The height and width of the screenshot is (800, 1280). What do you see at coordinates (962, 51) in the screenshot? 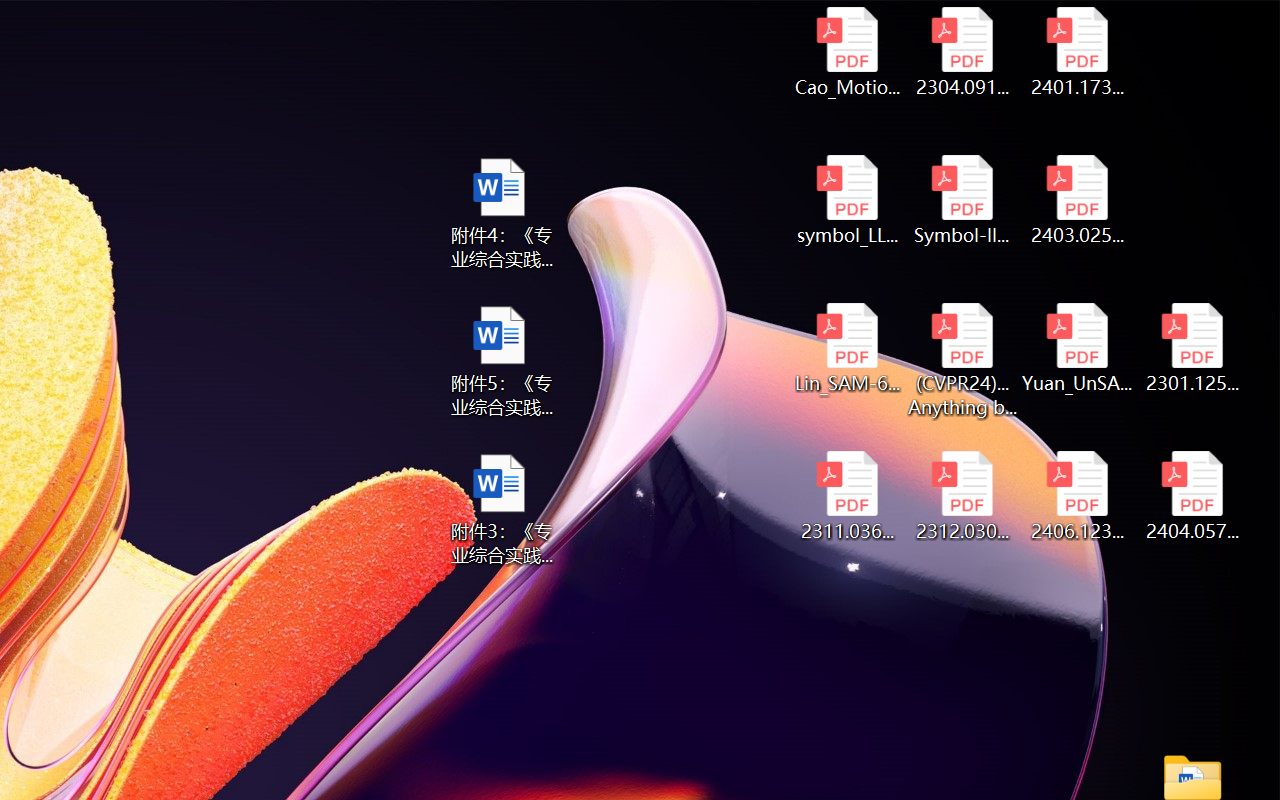
I see `'2304.09121v3.pdf'` at bounding box center [962, 51].